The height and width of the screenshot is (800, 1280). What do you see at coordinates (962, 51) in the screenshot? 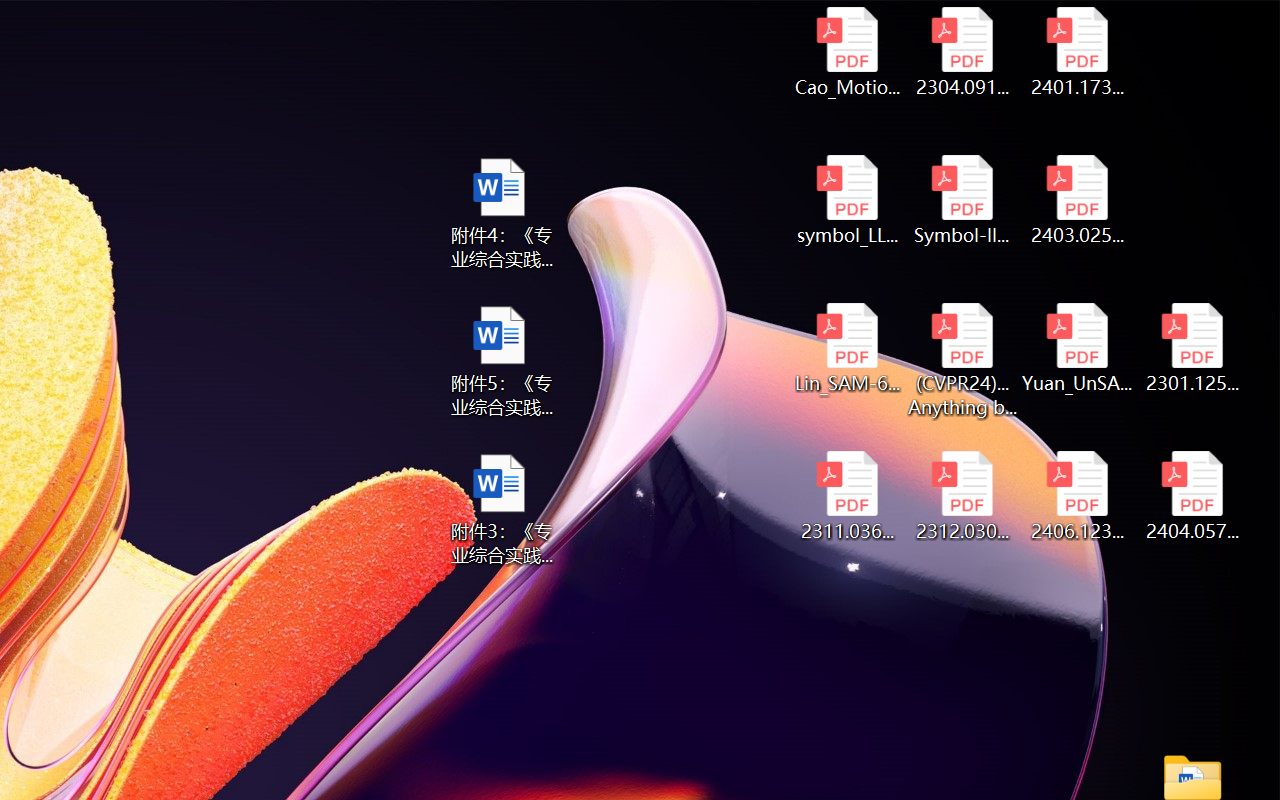
I see `'2304.09121v3.pdf'` at bounding box center [962, 51].